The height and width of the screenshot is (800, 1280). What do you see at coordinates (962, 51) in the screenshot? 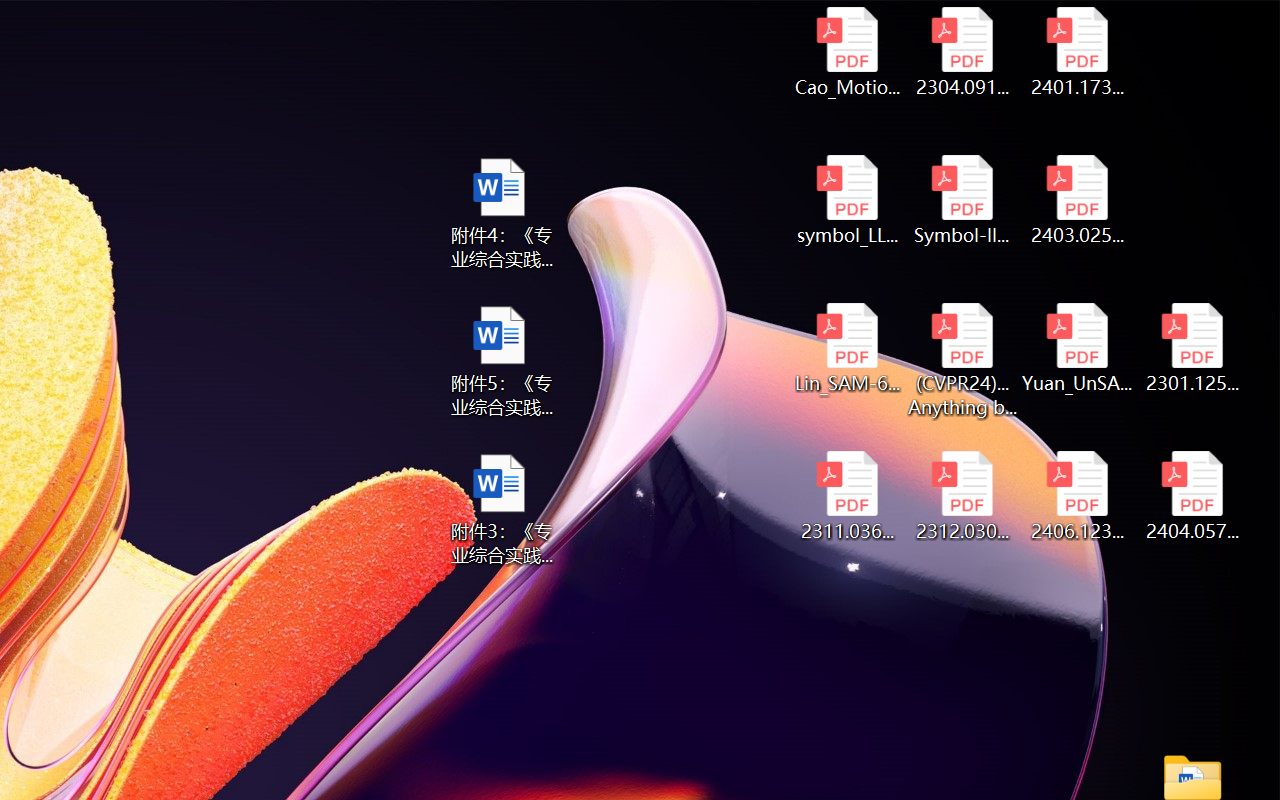
I see `'2304.09121v3.pdf'` at bounding box center [962, 51].